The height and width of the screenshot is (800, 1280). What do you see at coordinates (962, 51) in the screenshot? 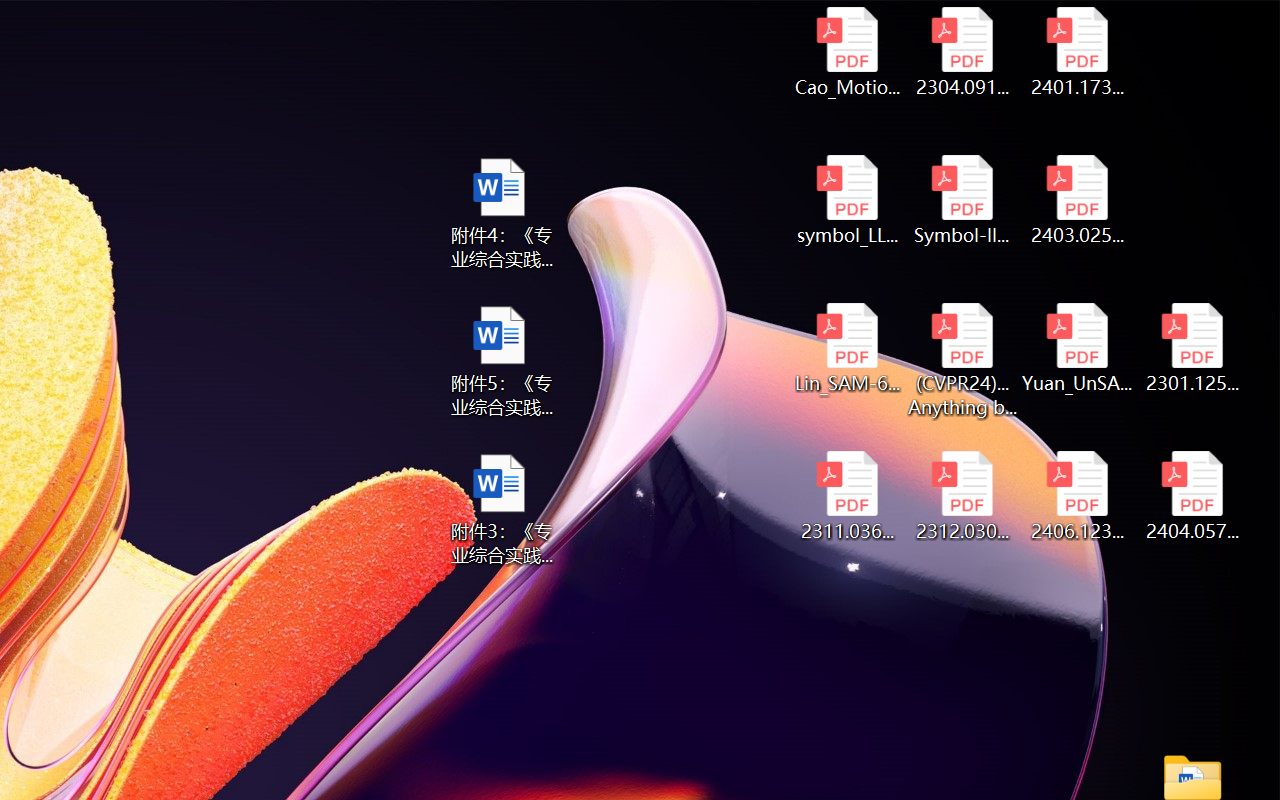
I see `'2304.09121v3.pdf'` at bounding box center [962, 51].